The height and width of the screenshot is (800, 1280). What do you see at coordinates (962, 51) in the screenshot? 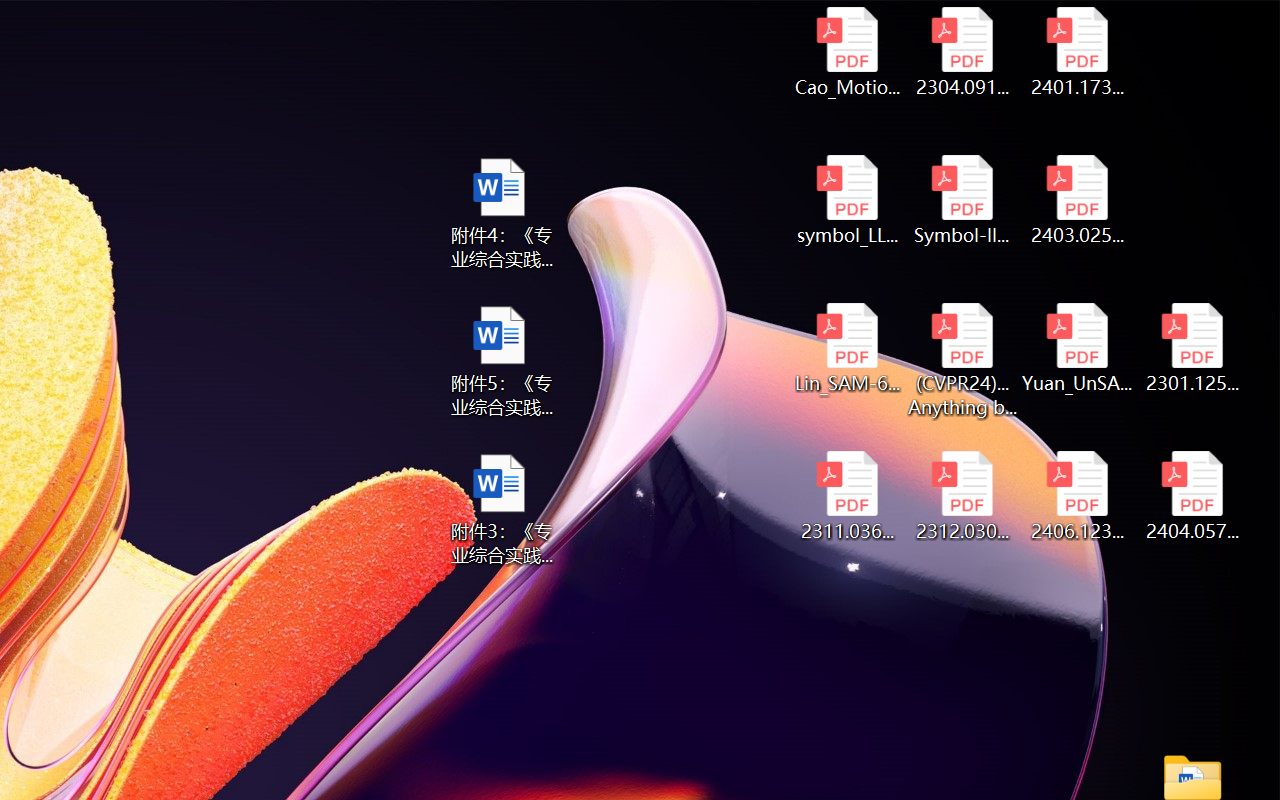
I see `'2304.09121v3.pdf'` at bounding box center [962, 51].